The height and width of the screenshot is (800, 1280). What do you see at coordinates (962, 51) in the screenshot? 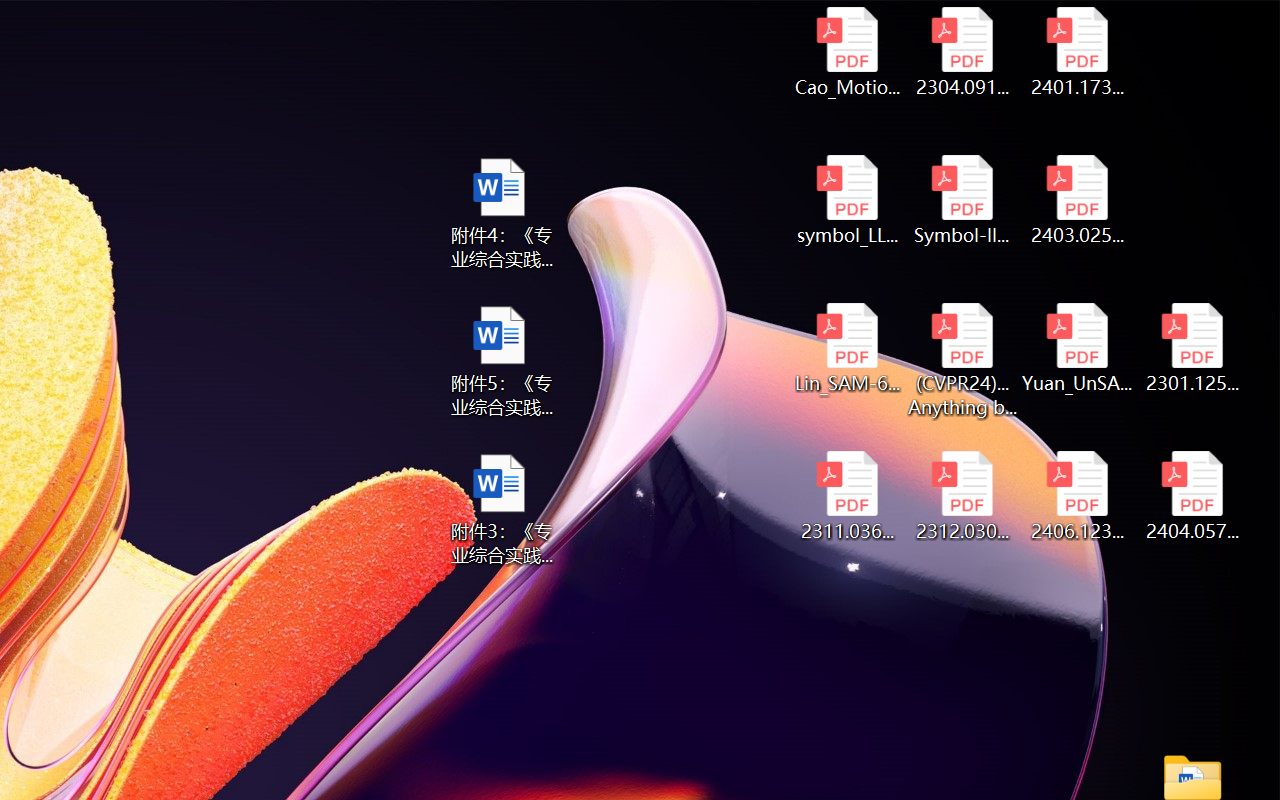
I see `'2304.09121v3.pdf'` at bounding box center [962, 51].